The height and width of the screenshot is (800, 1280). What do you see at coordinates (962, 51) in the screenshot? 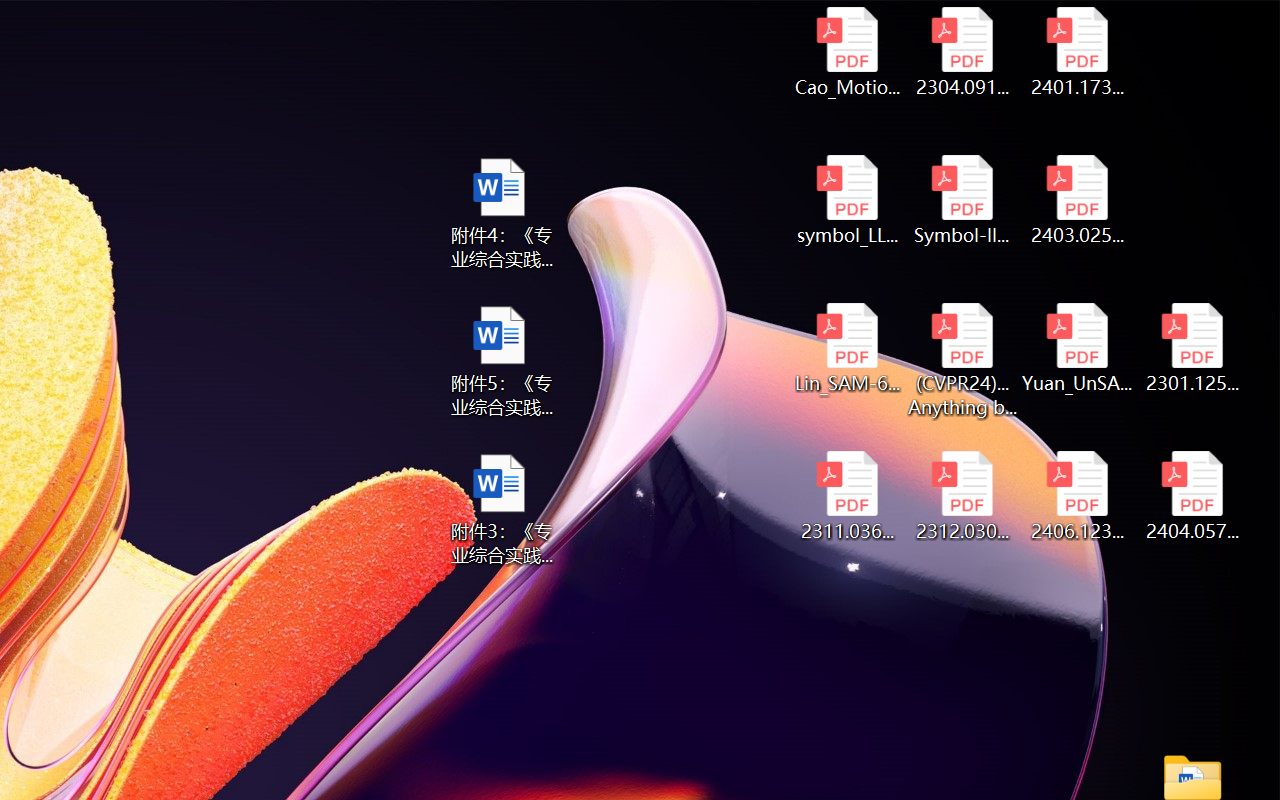
I see `'2304.09121v3.pdf'` at bounding box center [962, 51].